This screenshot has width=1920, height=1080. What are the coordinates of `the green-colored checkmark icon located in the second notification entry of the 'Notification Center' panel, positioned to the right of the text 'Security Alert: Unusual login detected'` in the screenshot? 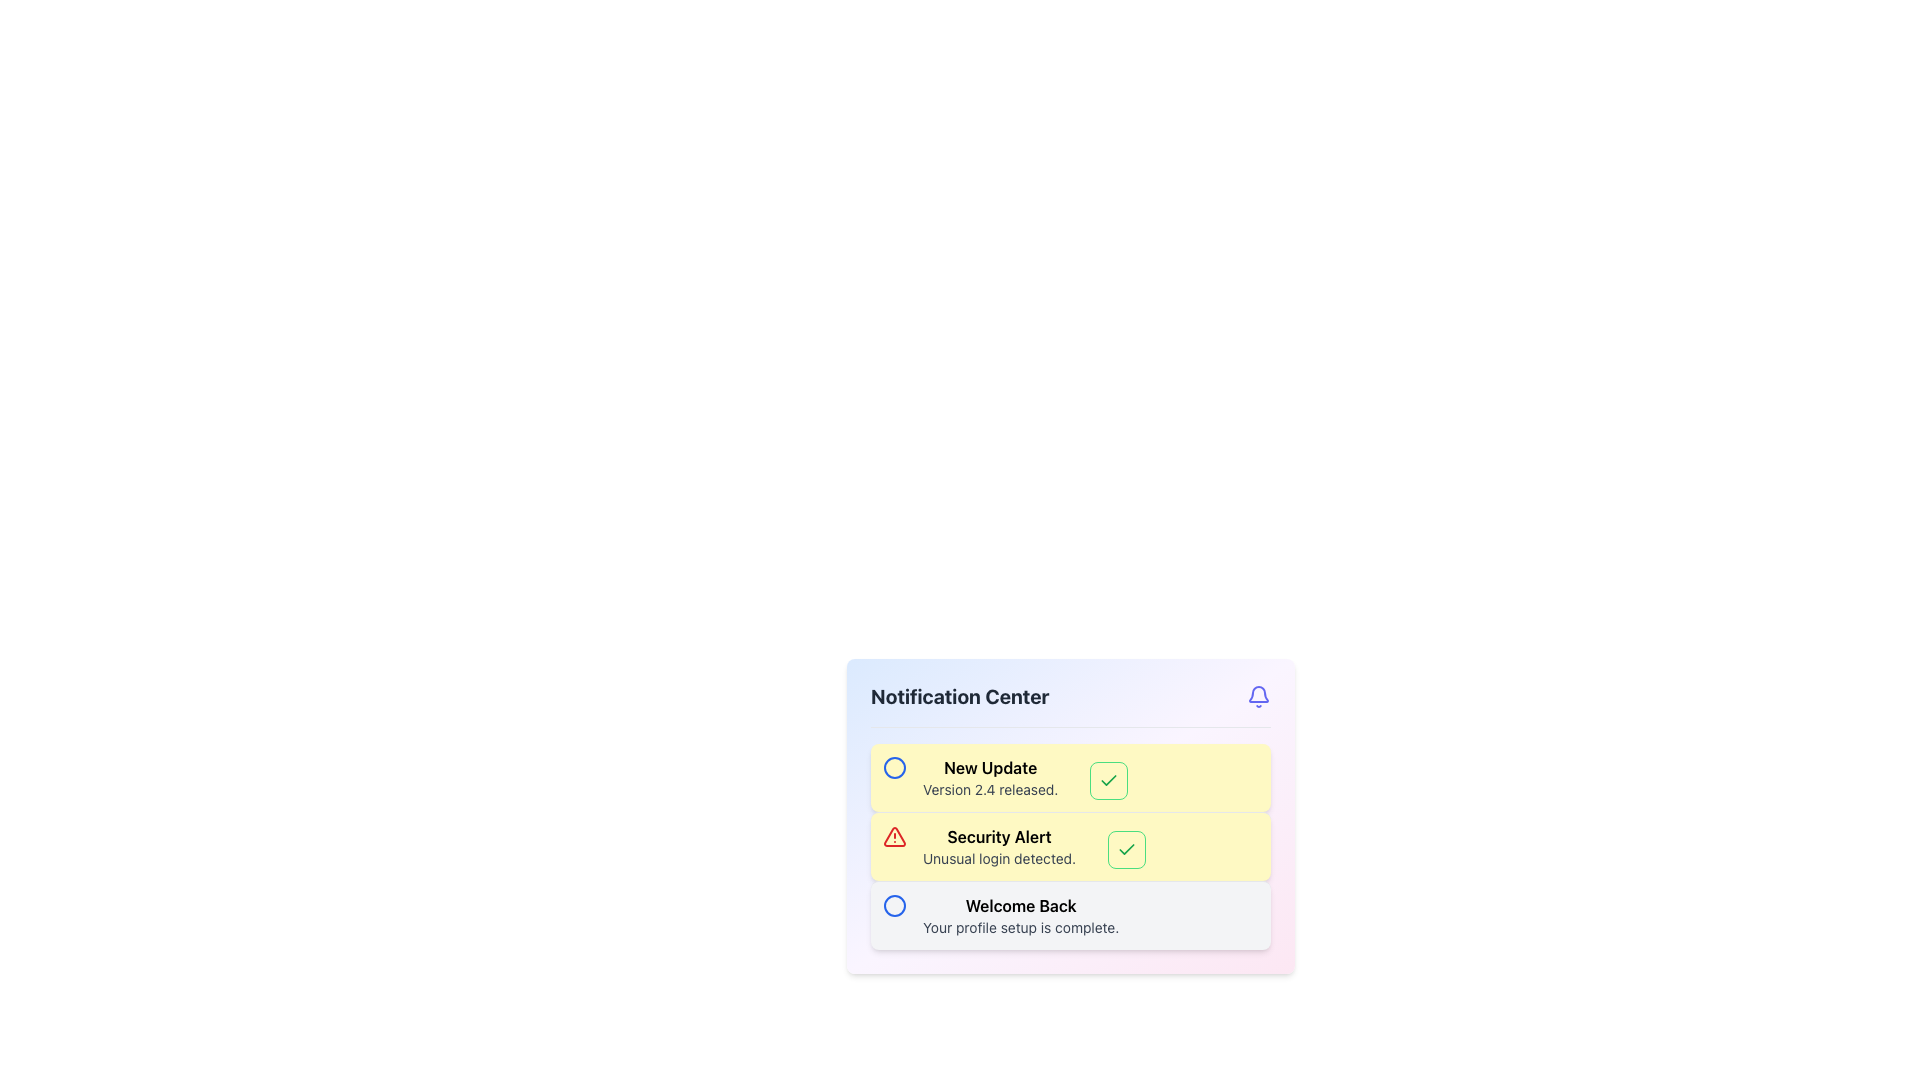 It's located at (1108, 779).